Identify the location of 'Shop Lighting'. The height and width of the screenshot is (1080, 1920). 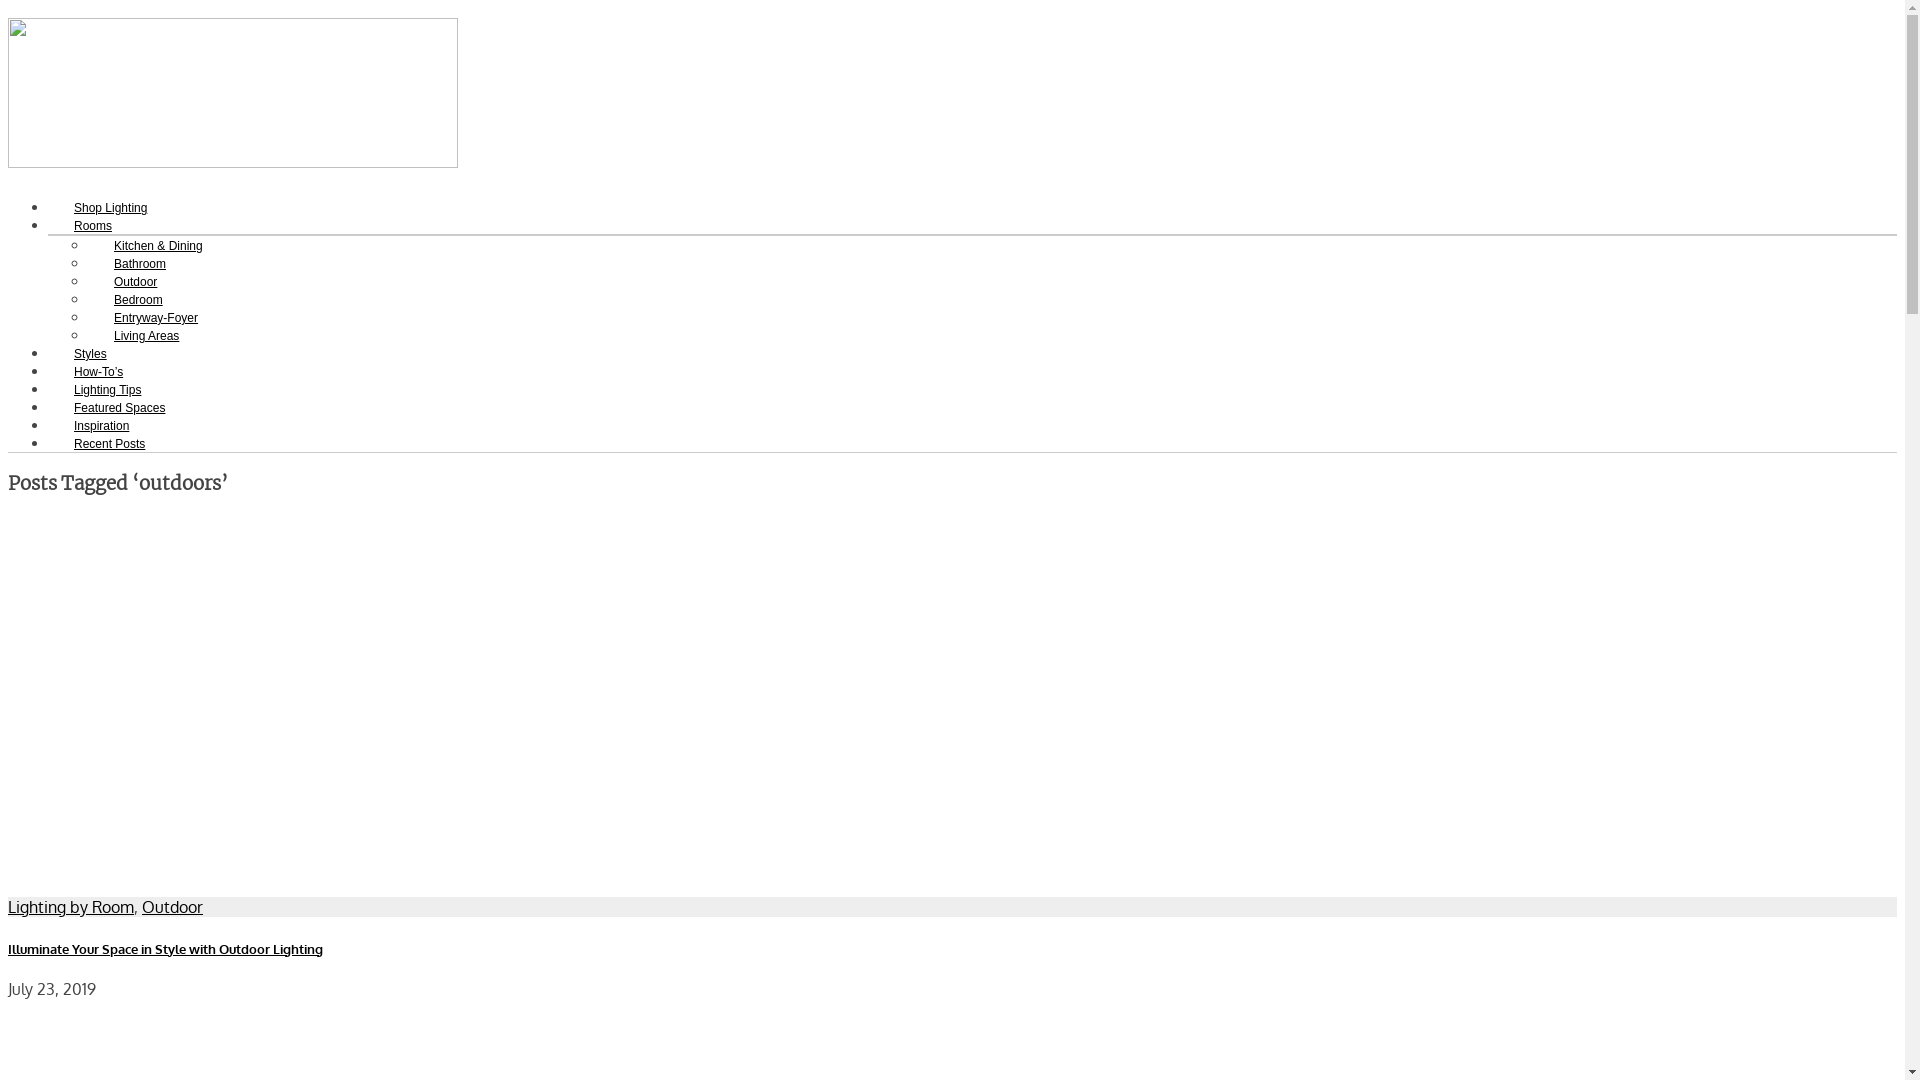
(109, 208).